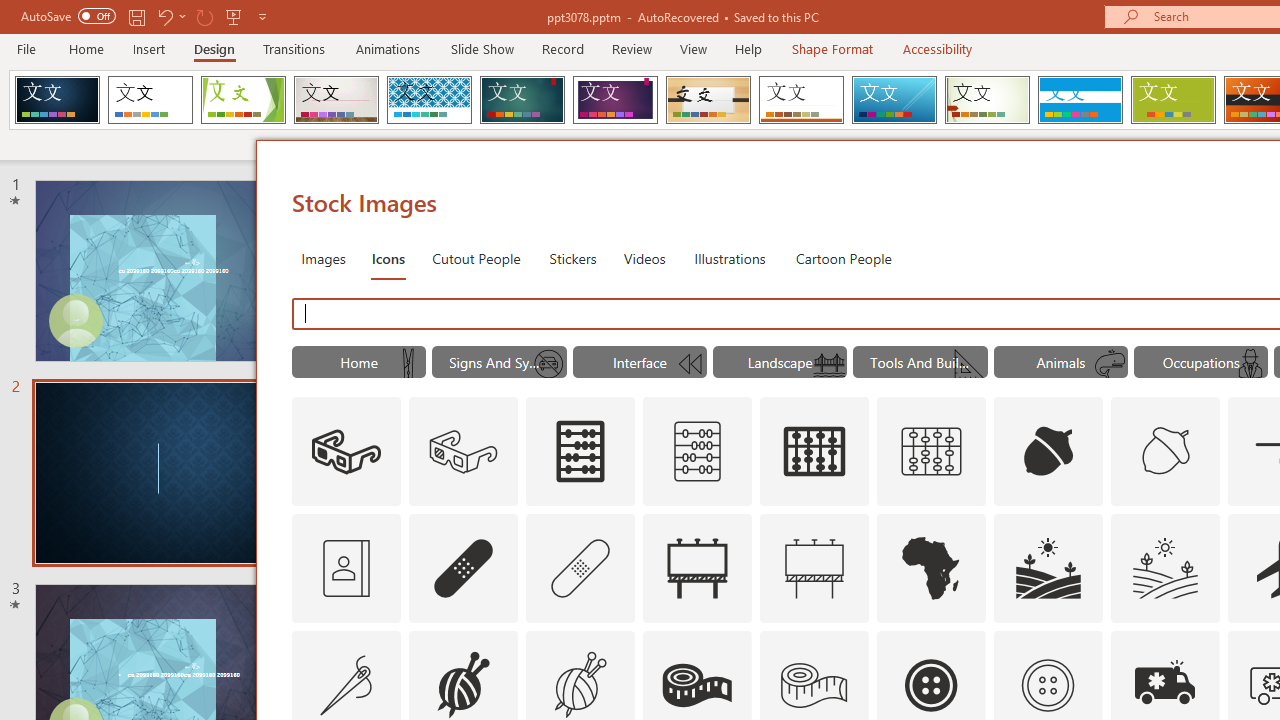  Describe the element at coordinates (815, 568) in the screenshot. I see `'AutomationID: Icons_Advertising_M'` at that location.